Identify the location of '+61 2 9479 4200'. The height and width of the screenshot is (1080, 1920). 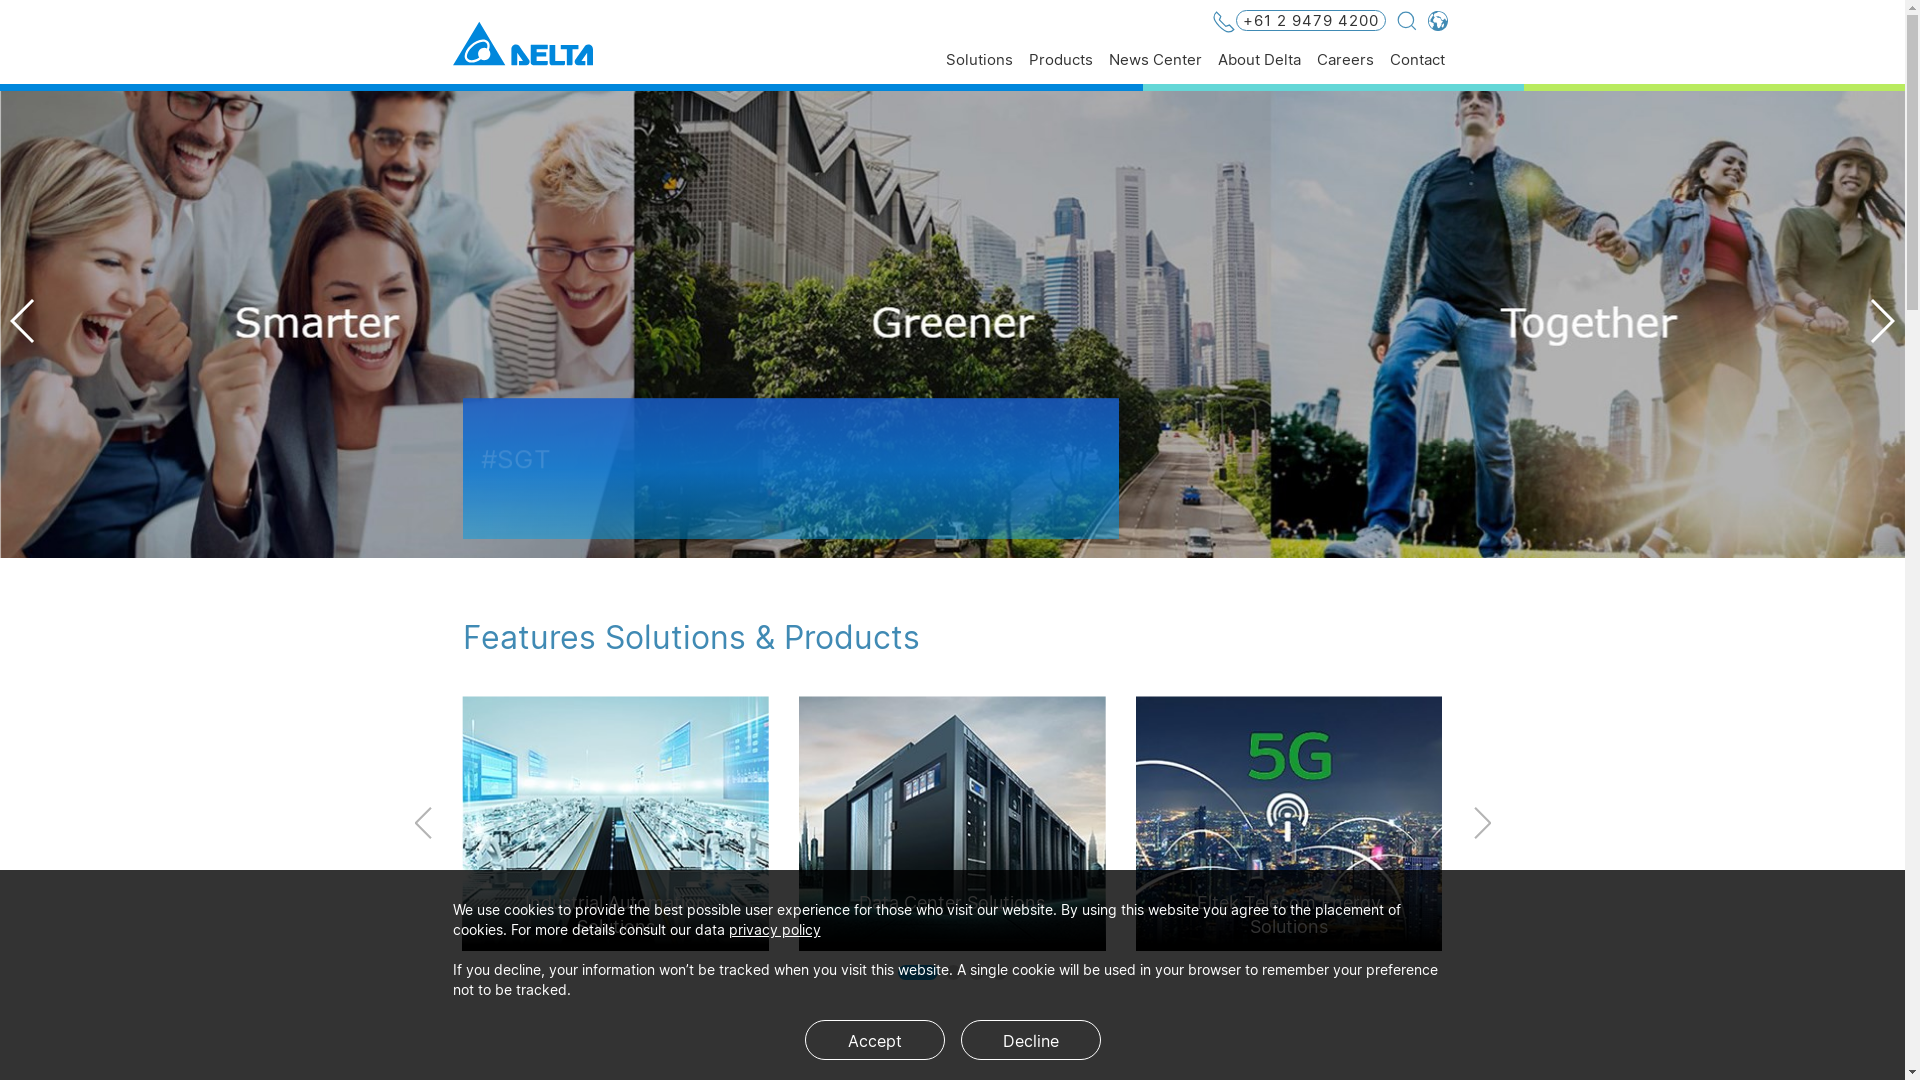
(1299, 22).